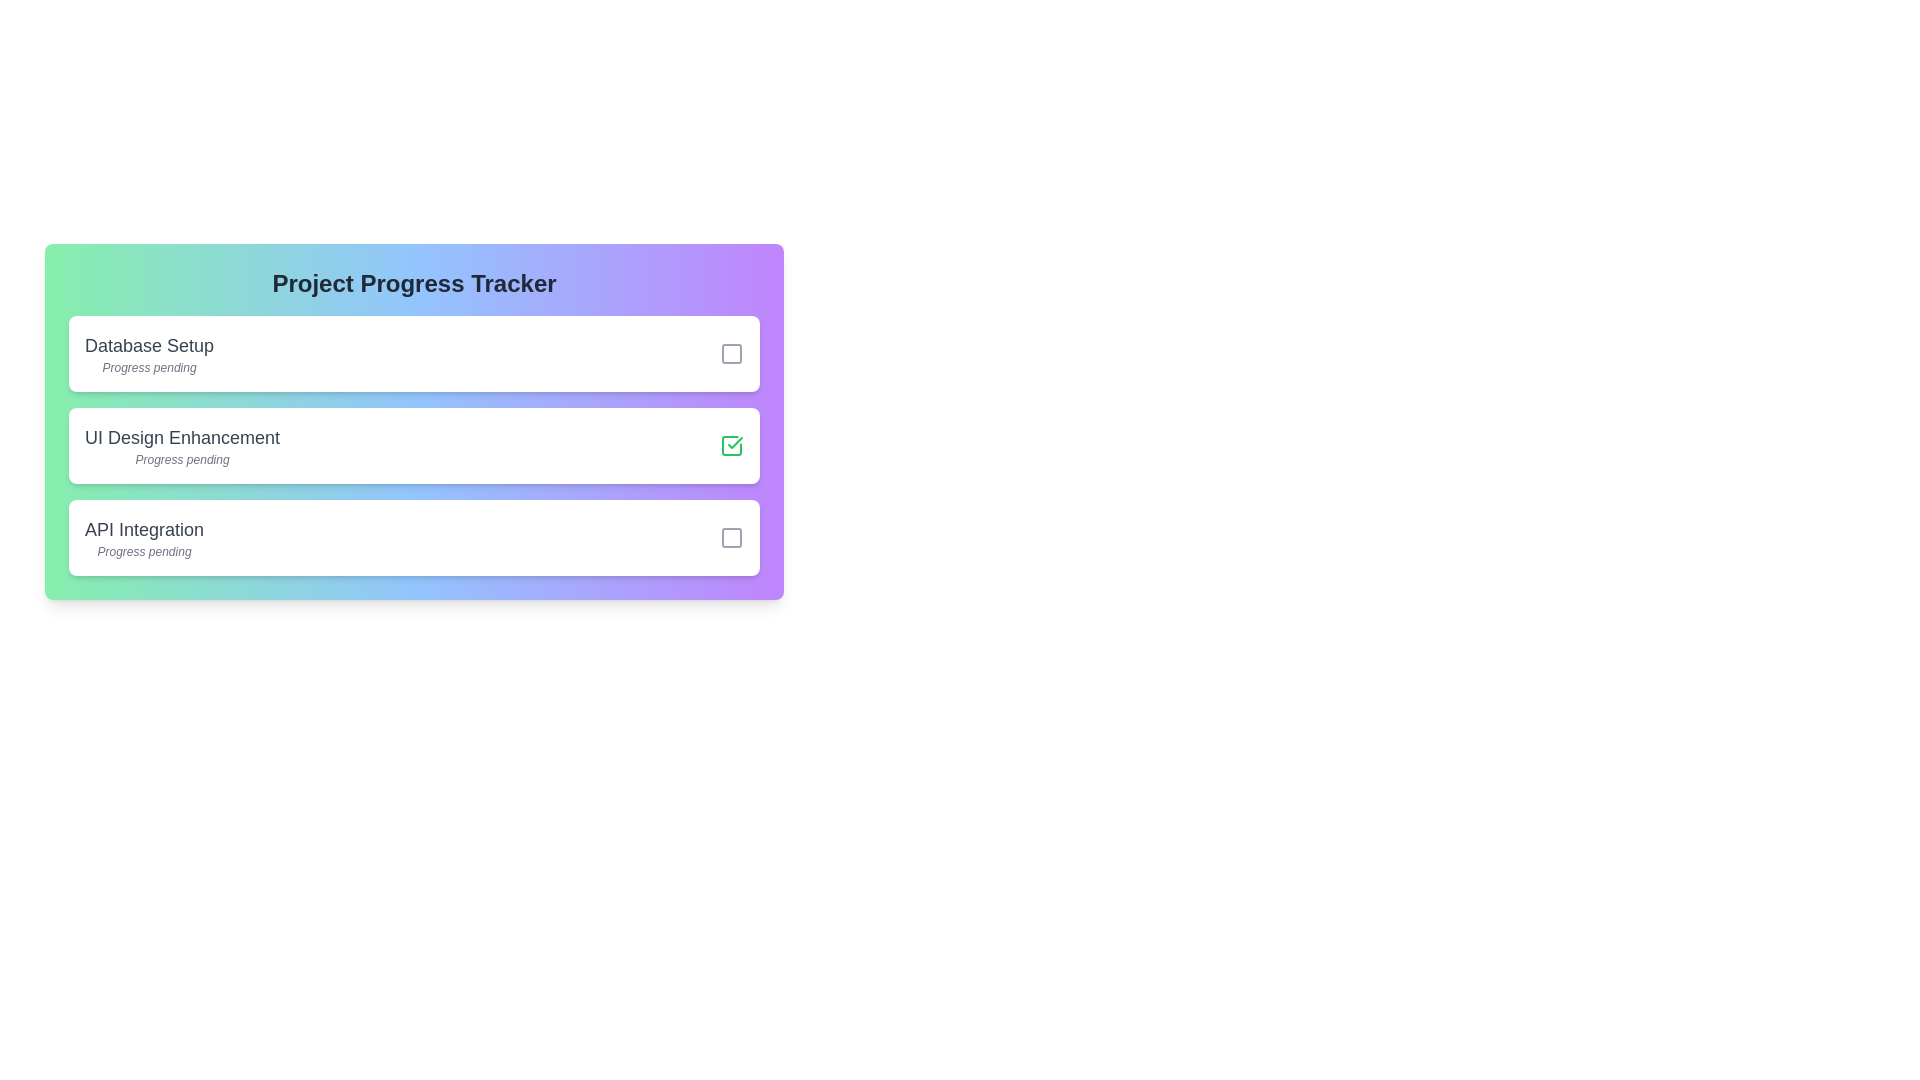  What do you see at coordinates (413, 284) in the screenshot?
I see `the text of the heading 'Project Progress Tracker'` at bounding box center [413, 284].